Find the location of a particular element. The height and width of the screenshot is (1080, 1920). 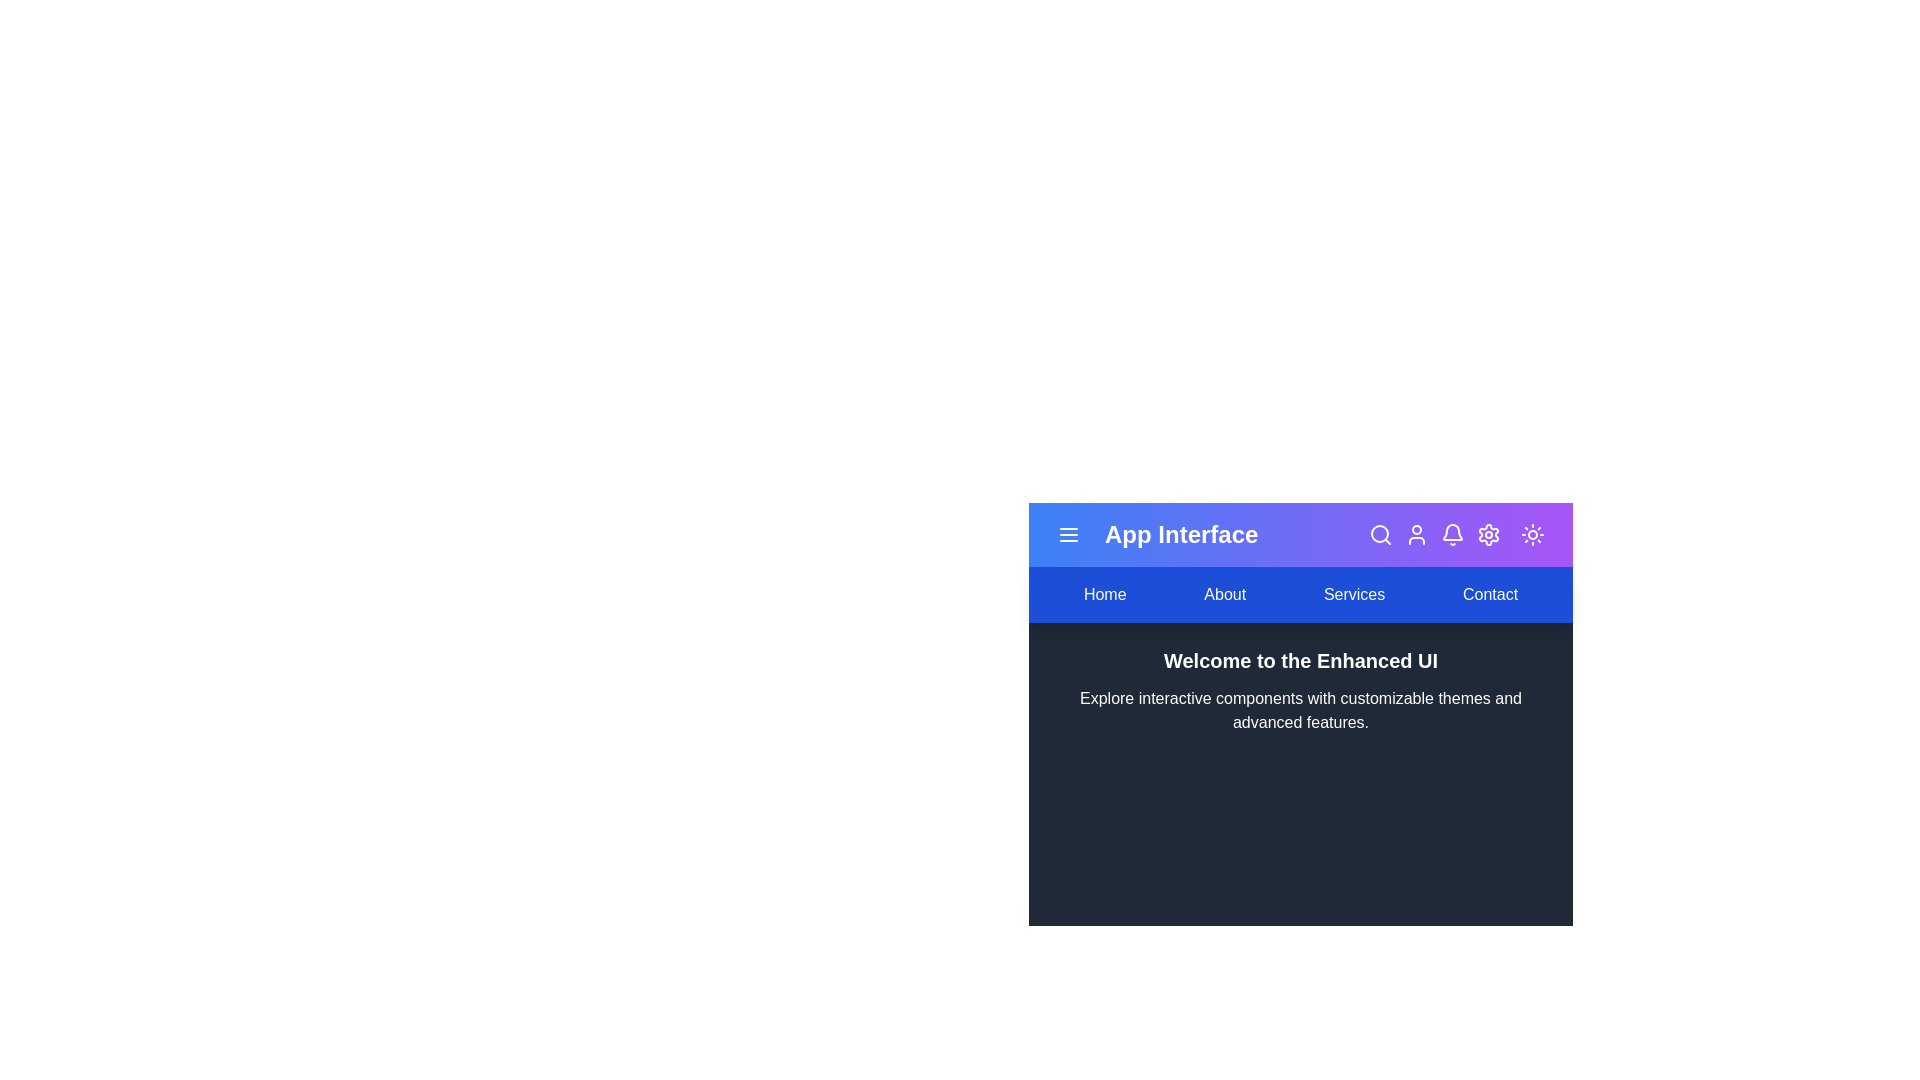

the navigation link labeled About is located at coordinates (1223, 593).